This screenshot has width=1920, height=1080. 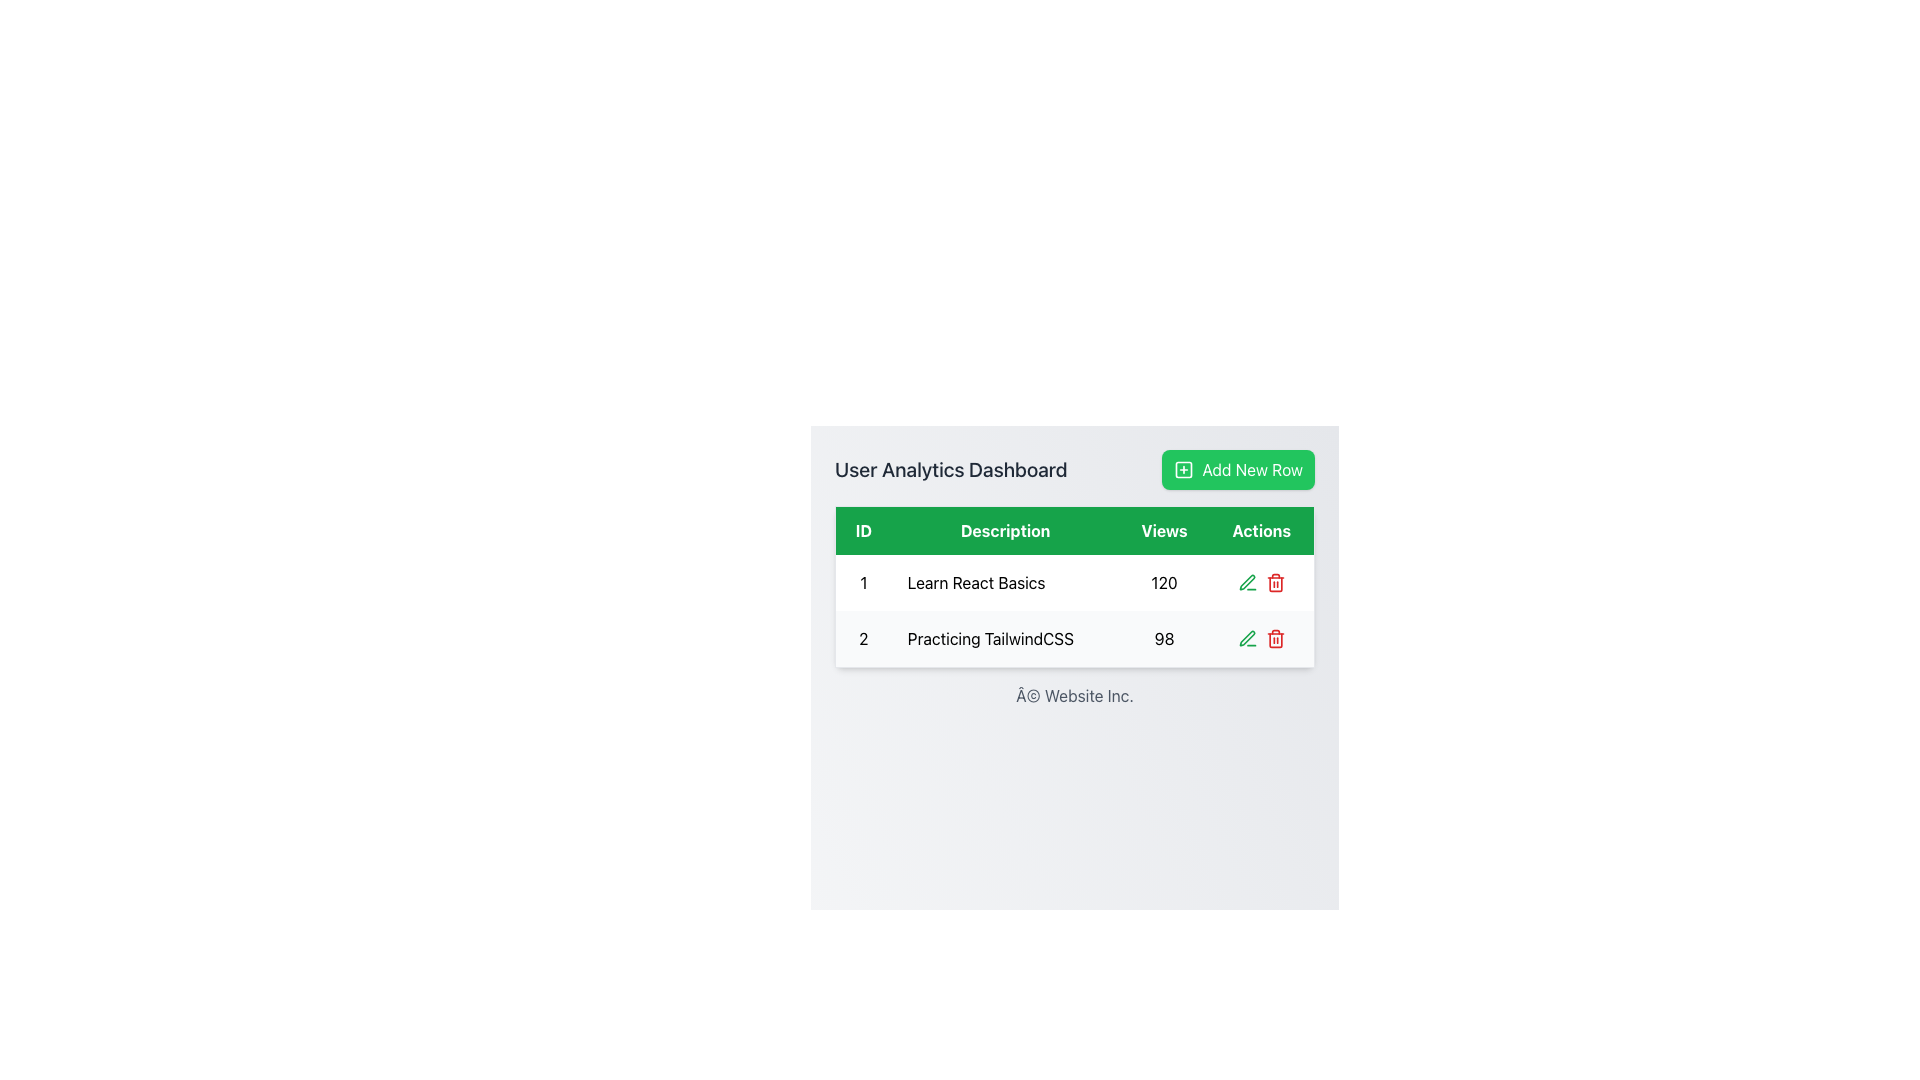 What do you see at coordinates (1164, 582) in the screenshot?
I see `the Text display showing the number of views for the 'Learn React Basics' item in the table, located in the 'Views' column of the first data row` at bounding box center [1164, 582].